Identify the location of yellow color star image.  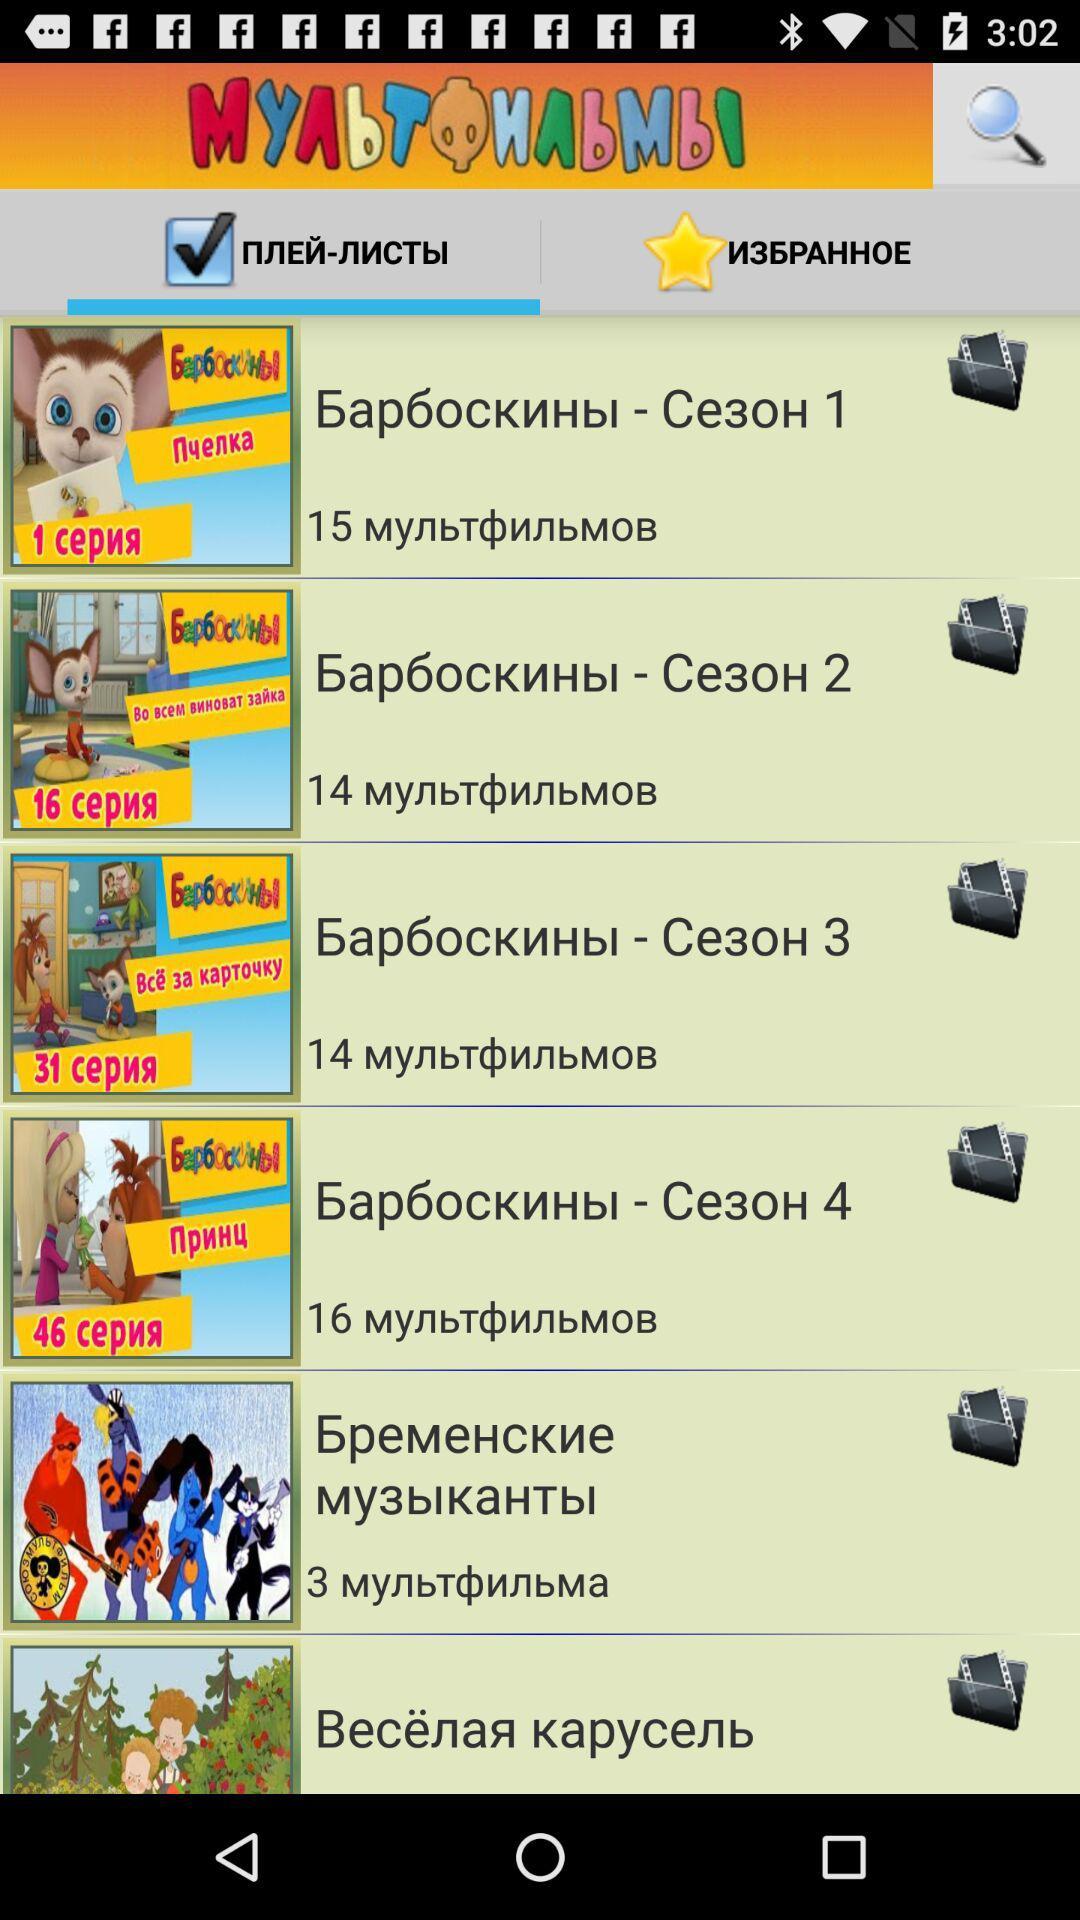
(685, 251).